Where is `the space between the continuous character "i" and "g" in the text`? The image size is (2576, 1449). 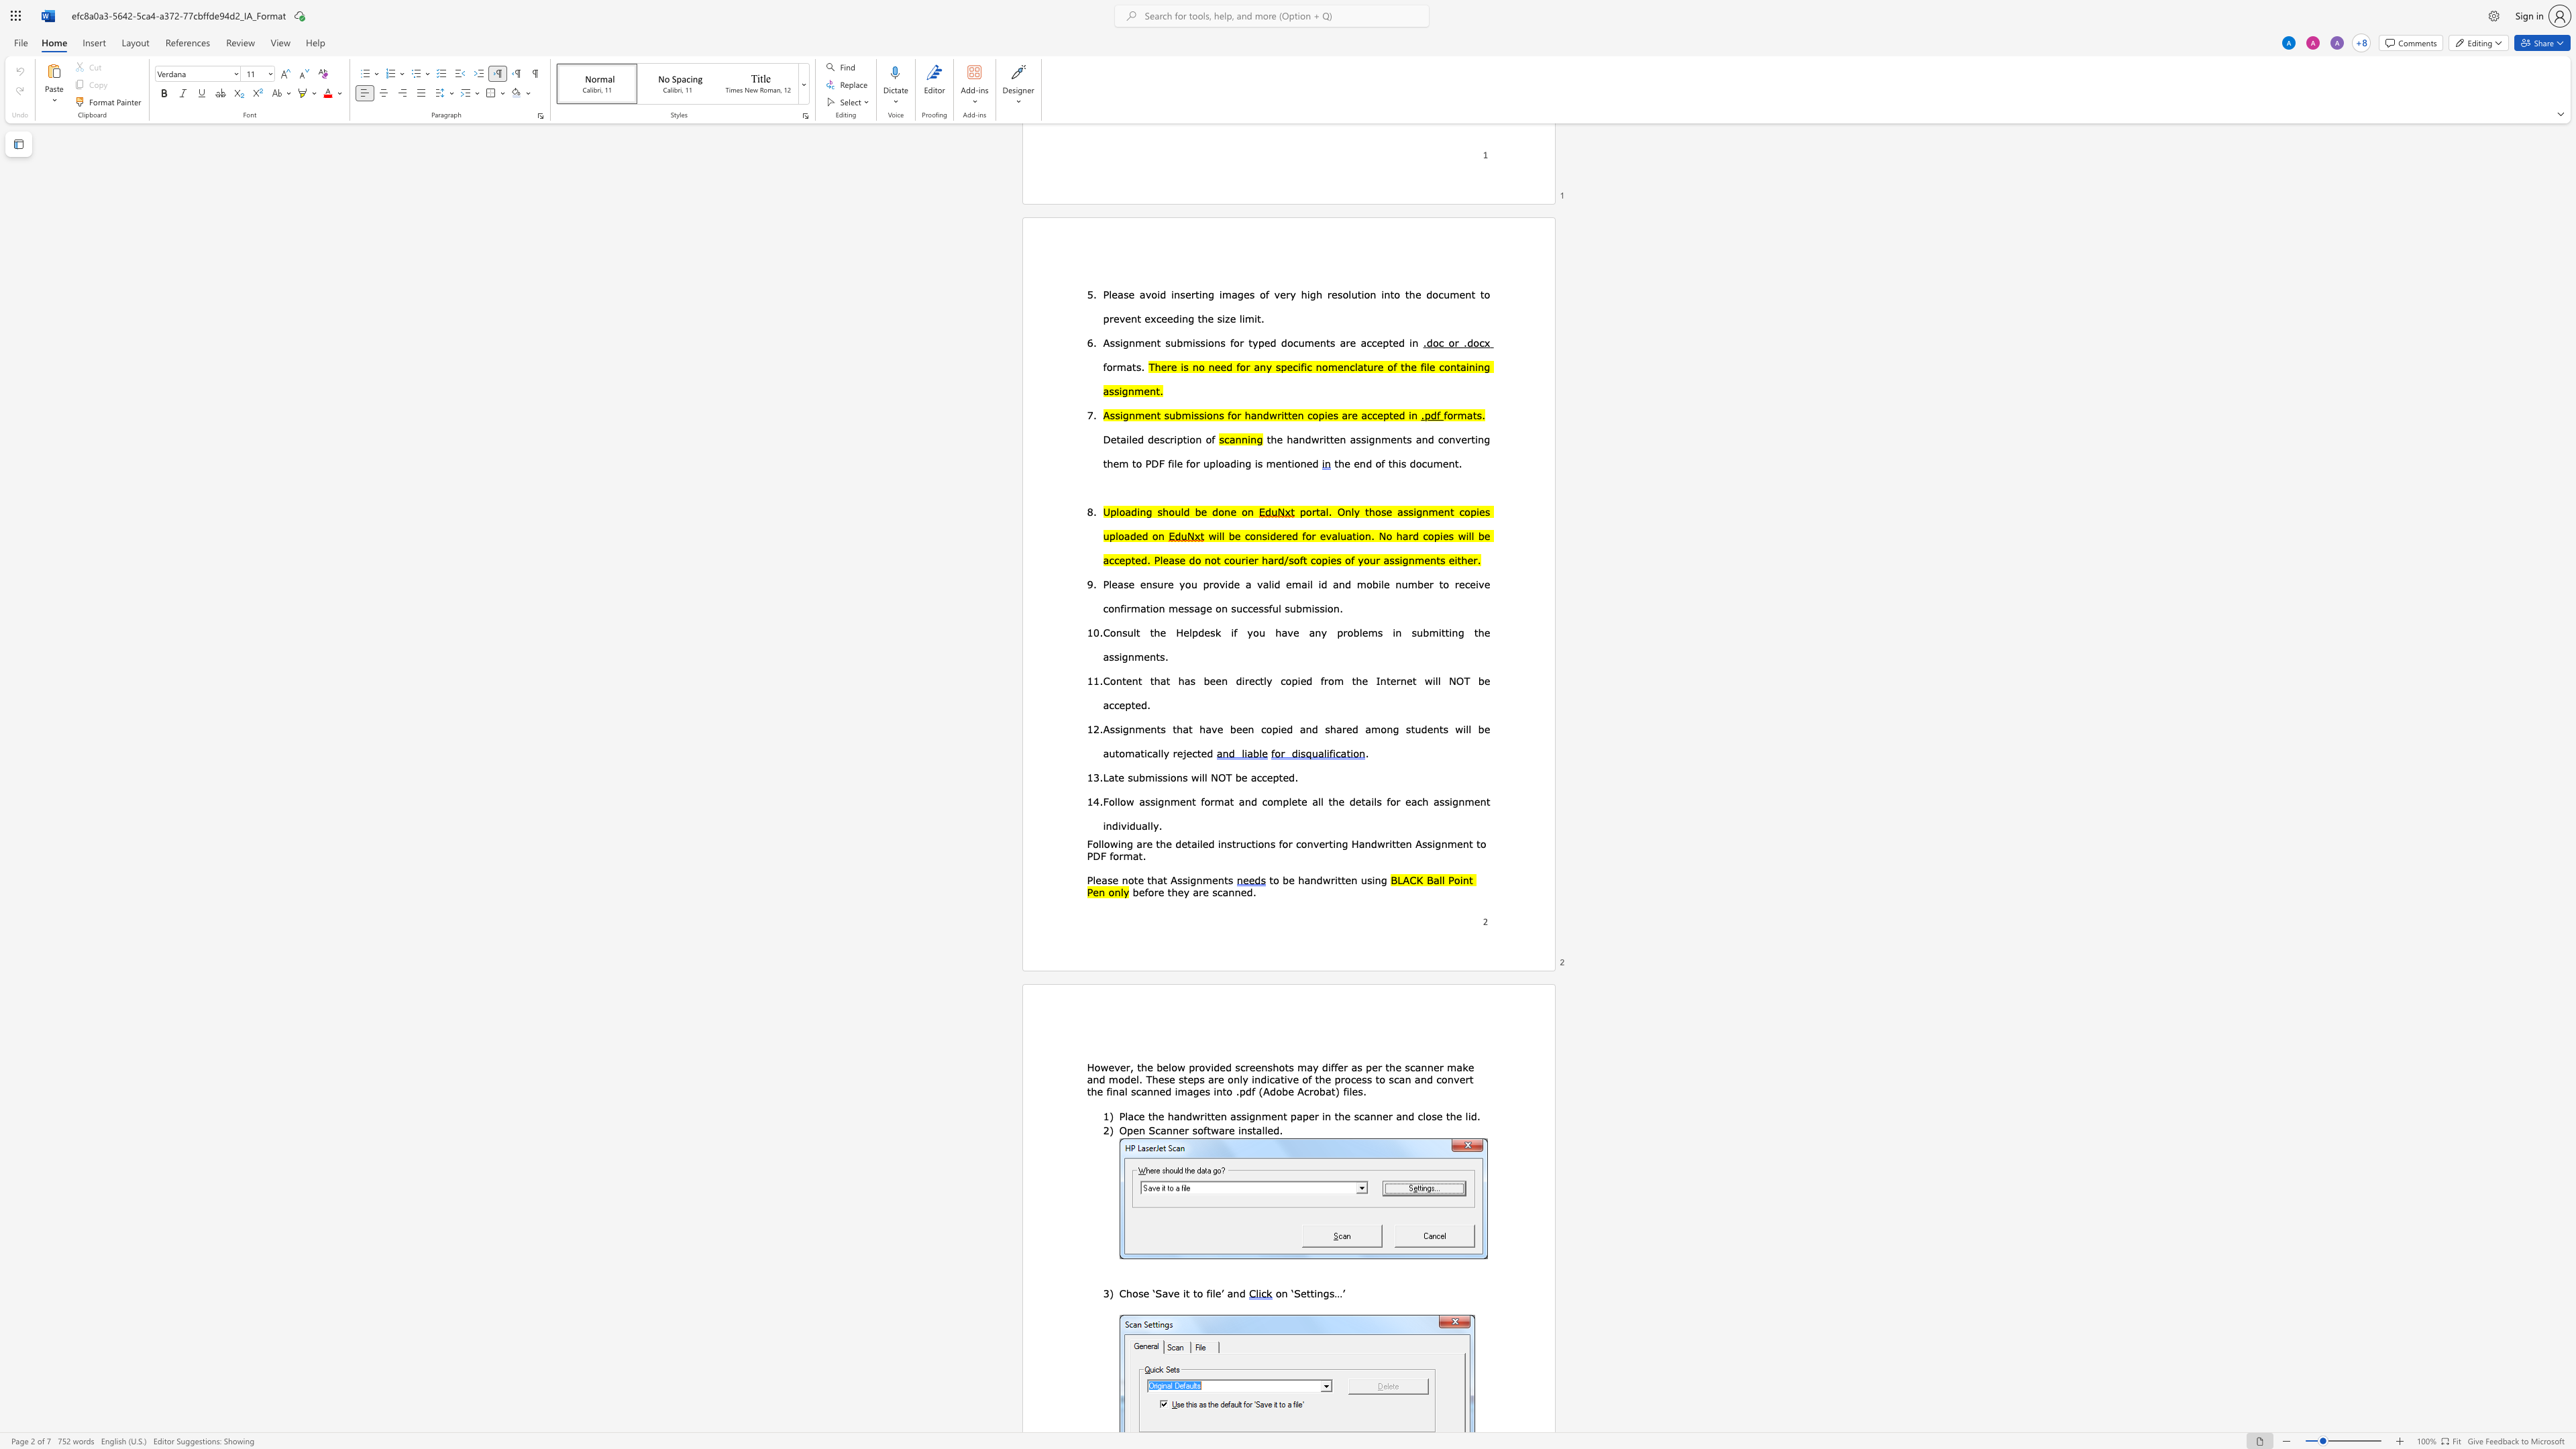
the space between the continuous character "i" and "g" in the text is located at coordinates (1249, 1116).